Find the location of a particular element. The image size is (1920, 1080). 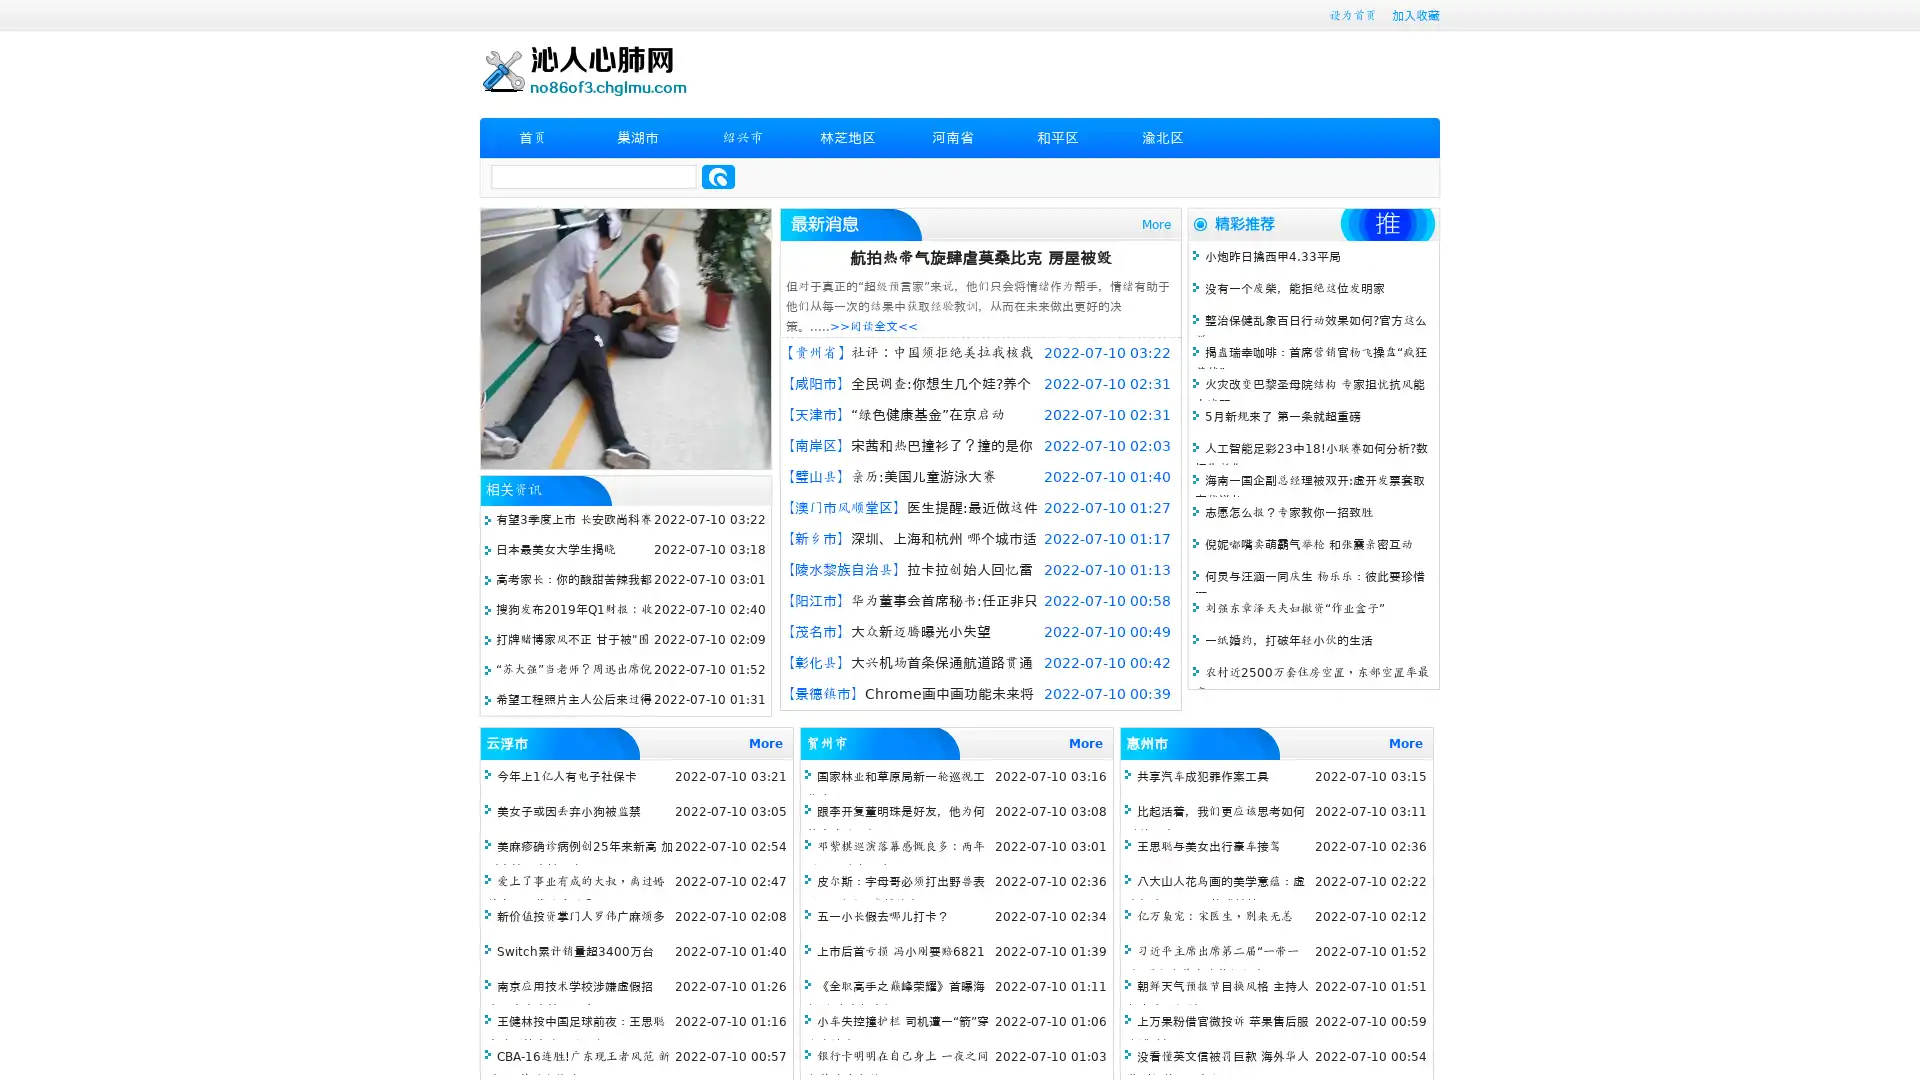

Search is located at coordinates (718, 176).